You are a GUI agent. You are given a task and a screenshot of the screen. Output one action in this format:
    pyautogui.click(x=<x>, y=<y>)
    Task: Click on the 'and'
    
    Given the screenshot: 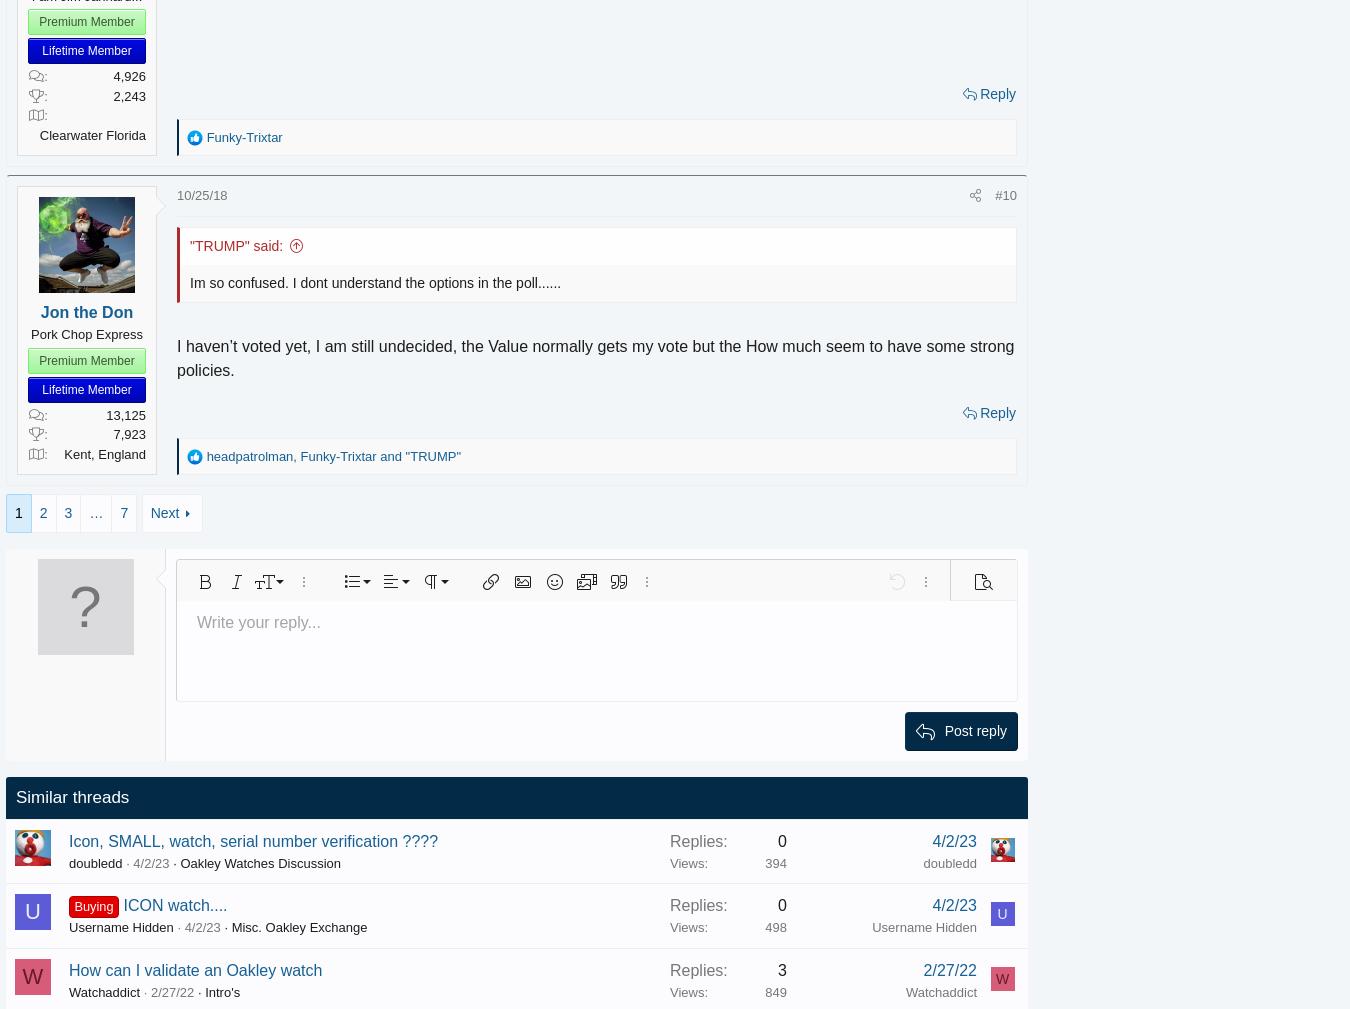 What is the action you would take?
    pyautogui.click(x=419, y=454)
    